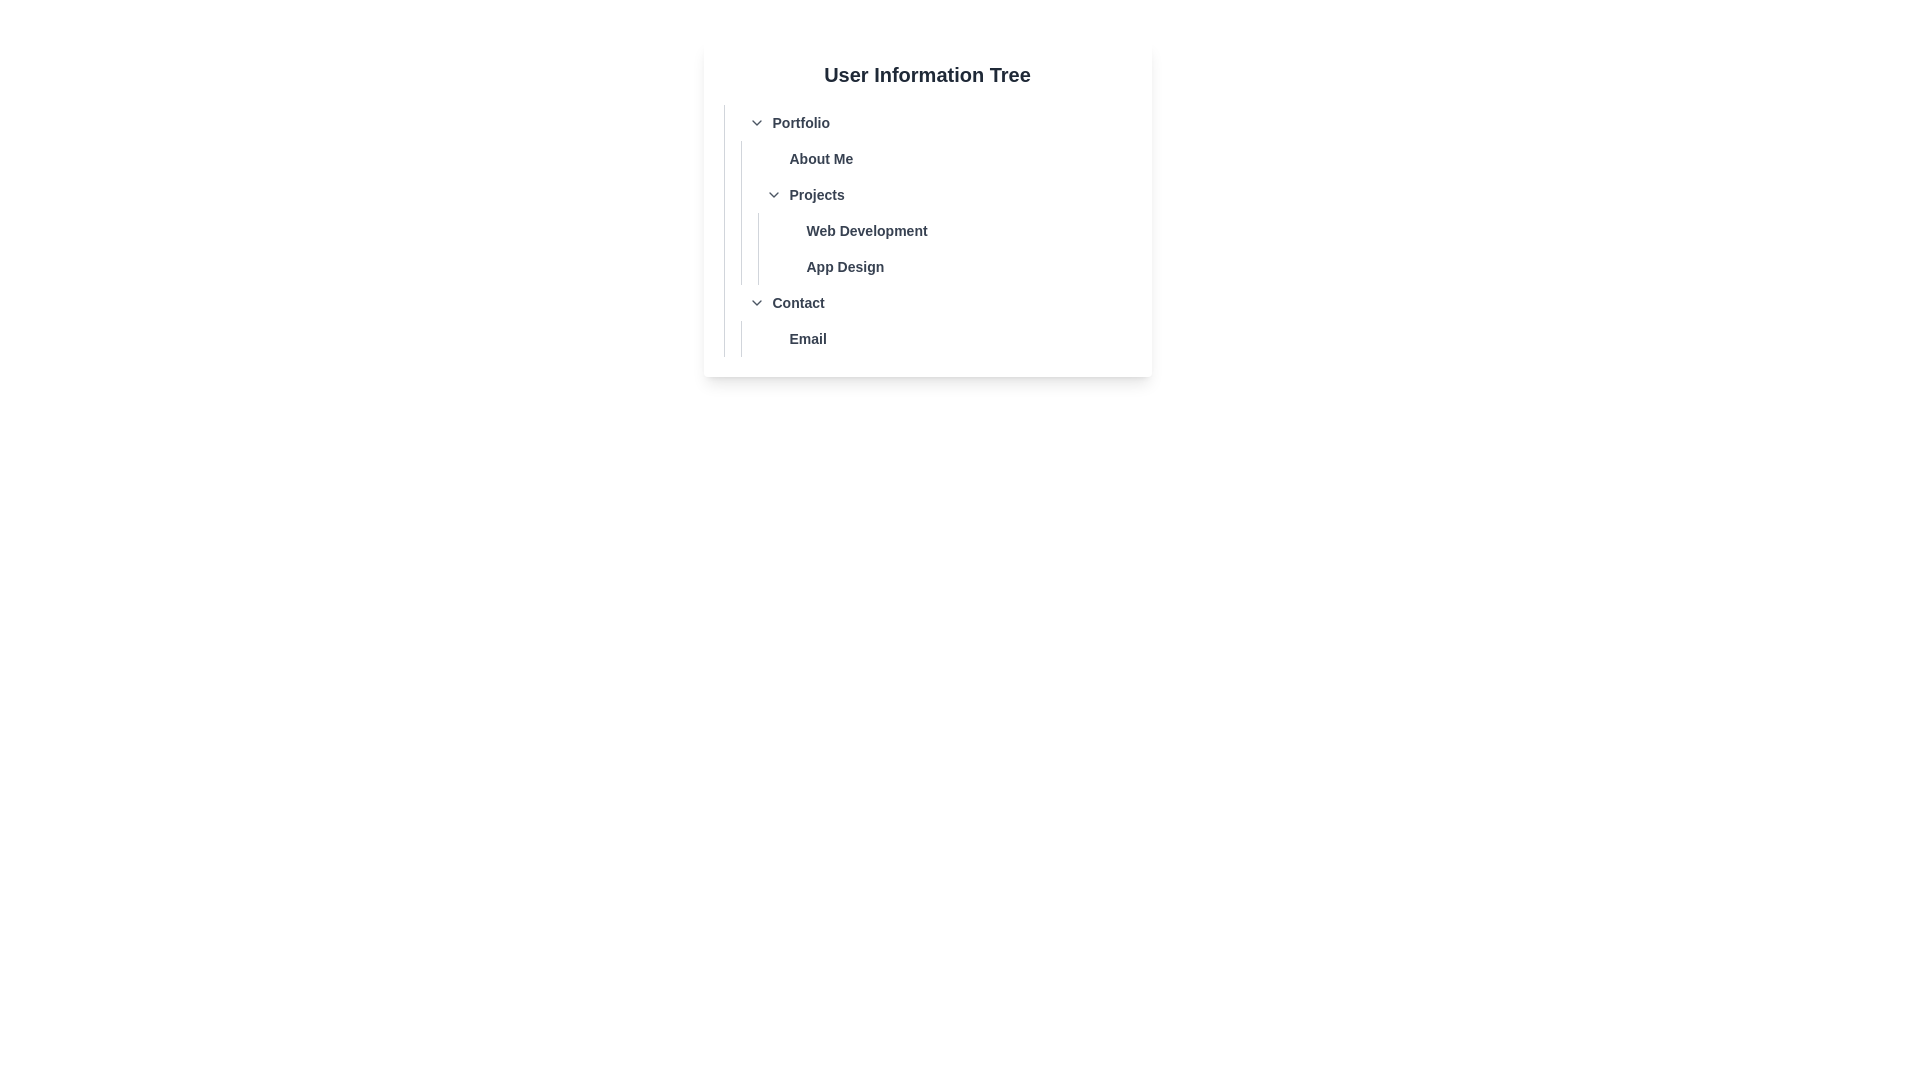 The width and height of the screenshot is (1920, 1080). What do you see at coordinates (755, 123) in the screenshot?
I see `the button that expands or collapses the 'Portfolio' menu, located to the left of the text 'Portfolio'` at bounding box center [755, 123].